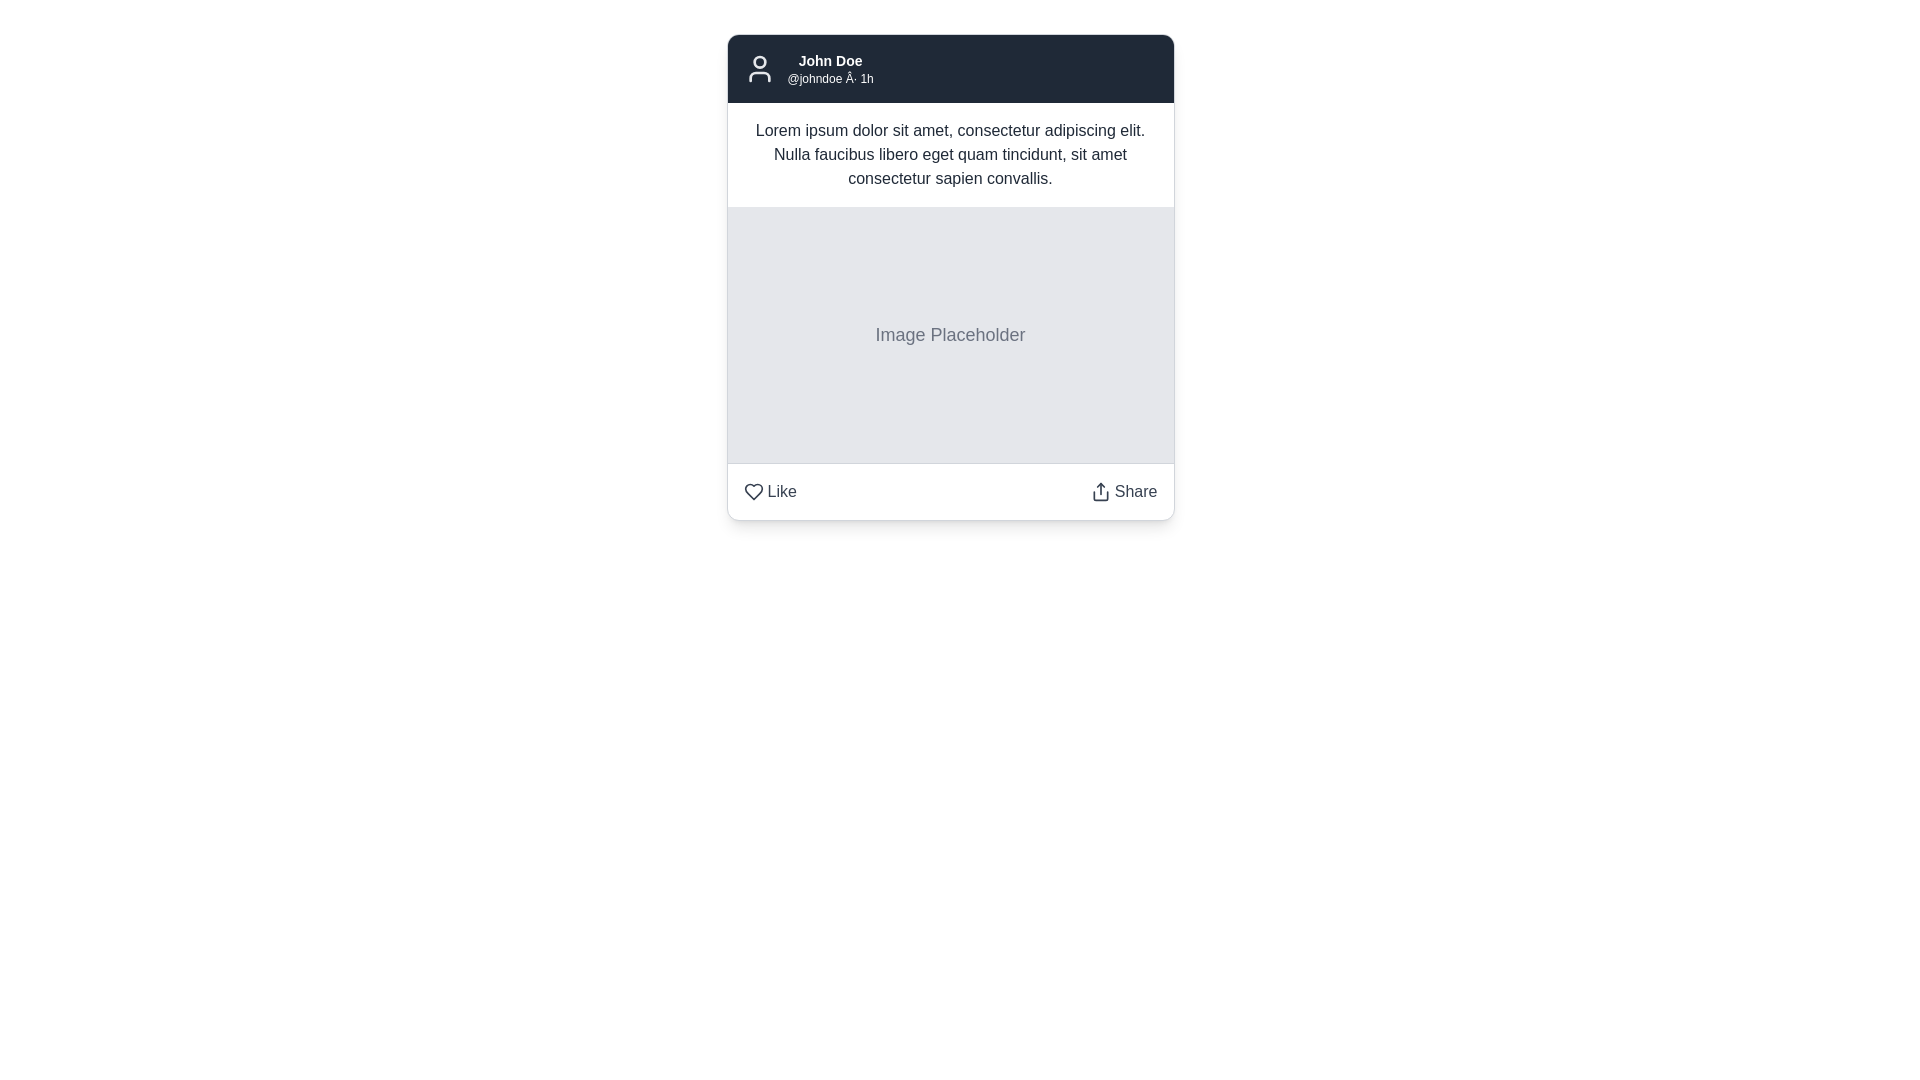  Describe the element at coordinates (781, 492) in the screenshot. I see `the 'Like' text label located to the right of the heart icon in the bottom left section of the card interface to like the content` at that location.